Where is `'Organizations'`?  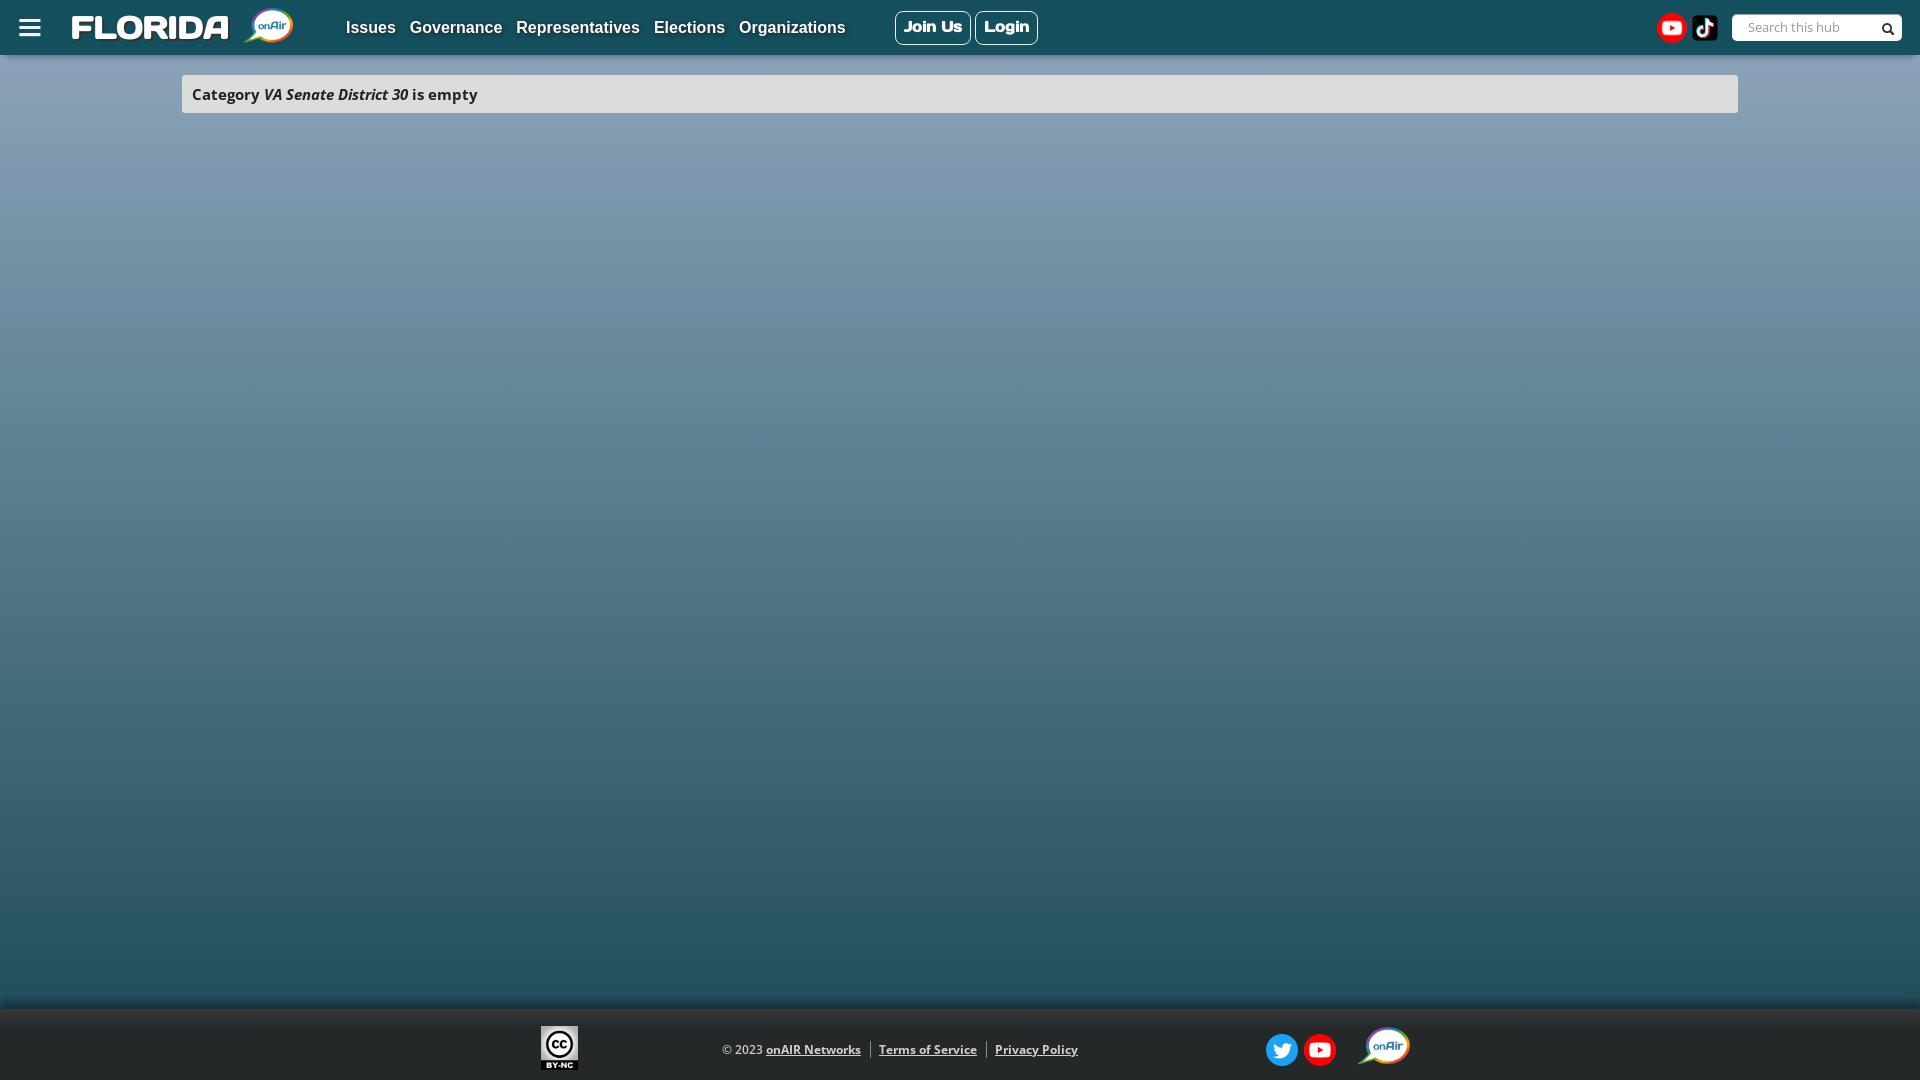
'Organizations' is located at coordinates (732, 29).